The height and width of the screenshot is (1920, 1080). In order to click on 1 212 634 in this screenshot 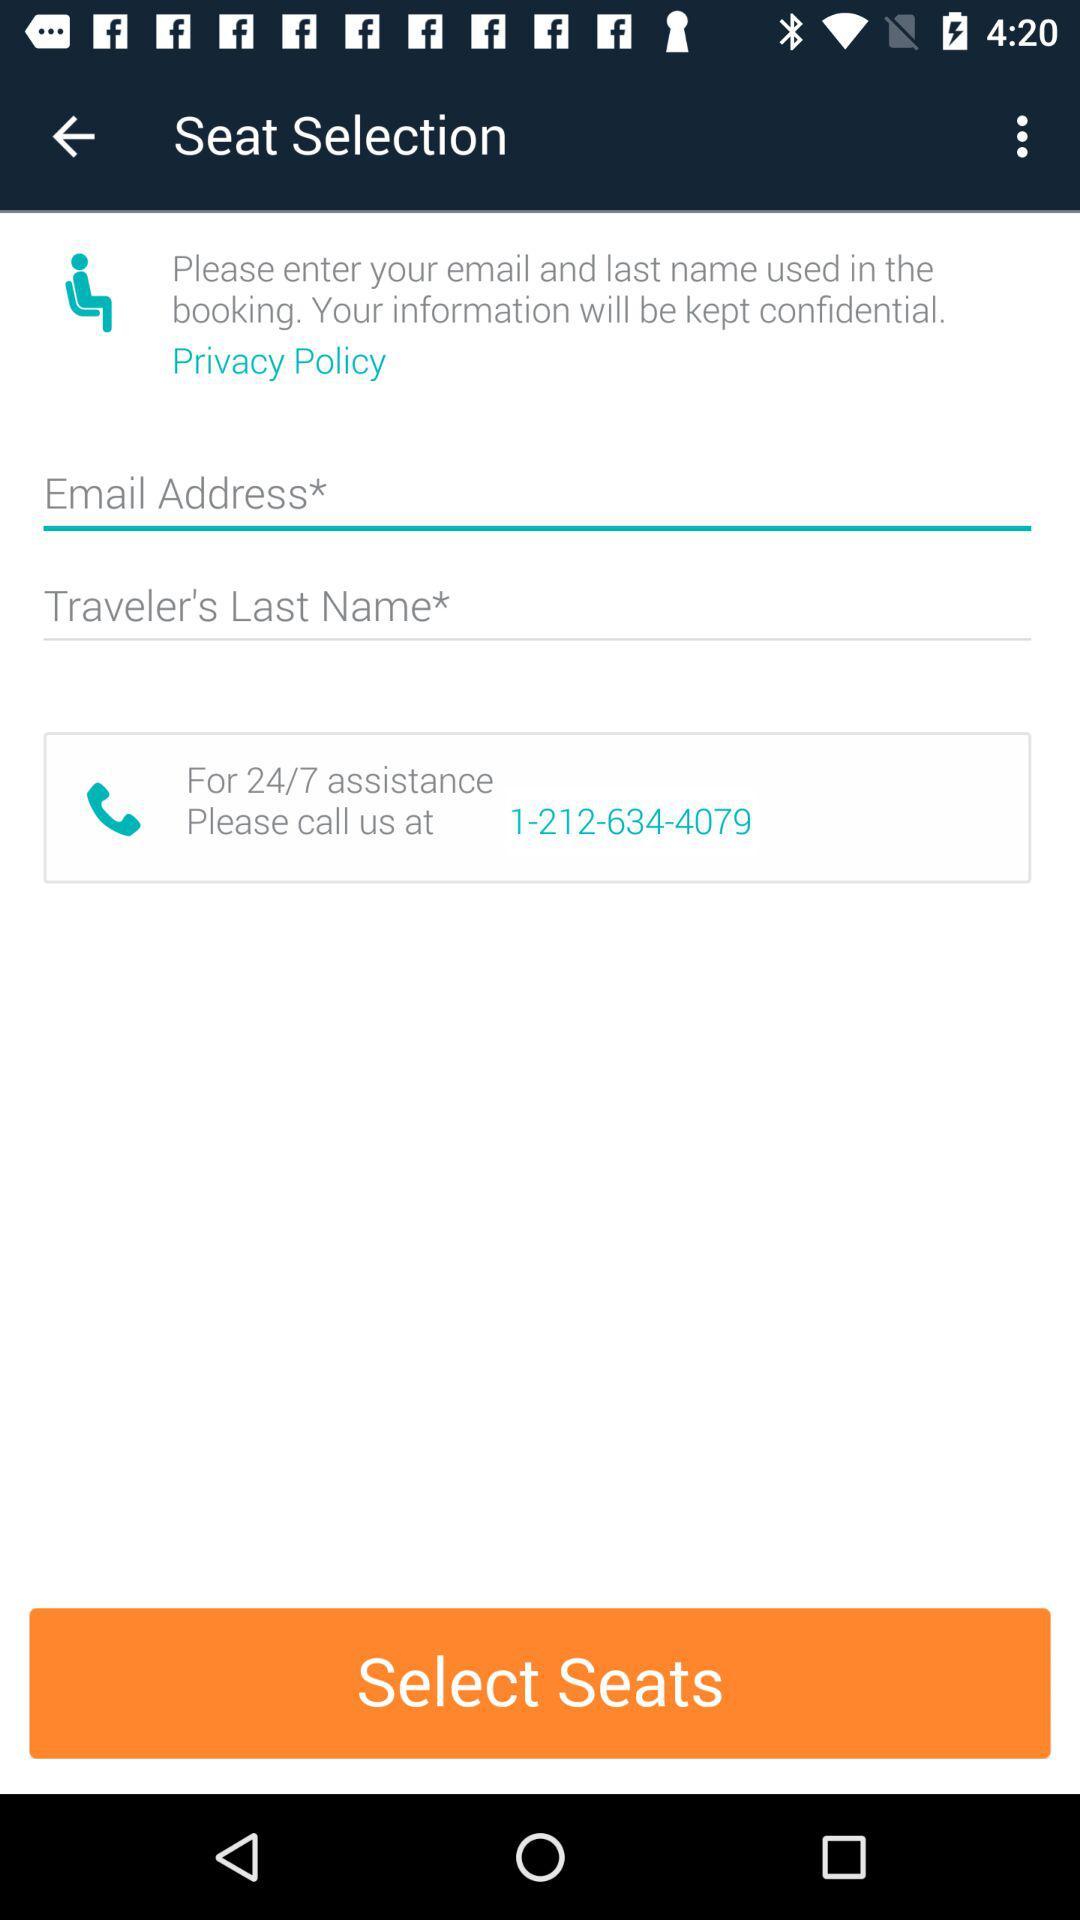, I will do `click(630, 821)`.